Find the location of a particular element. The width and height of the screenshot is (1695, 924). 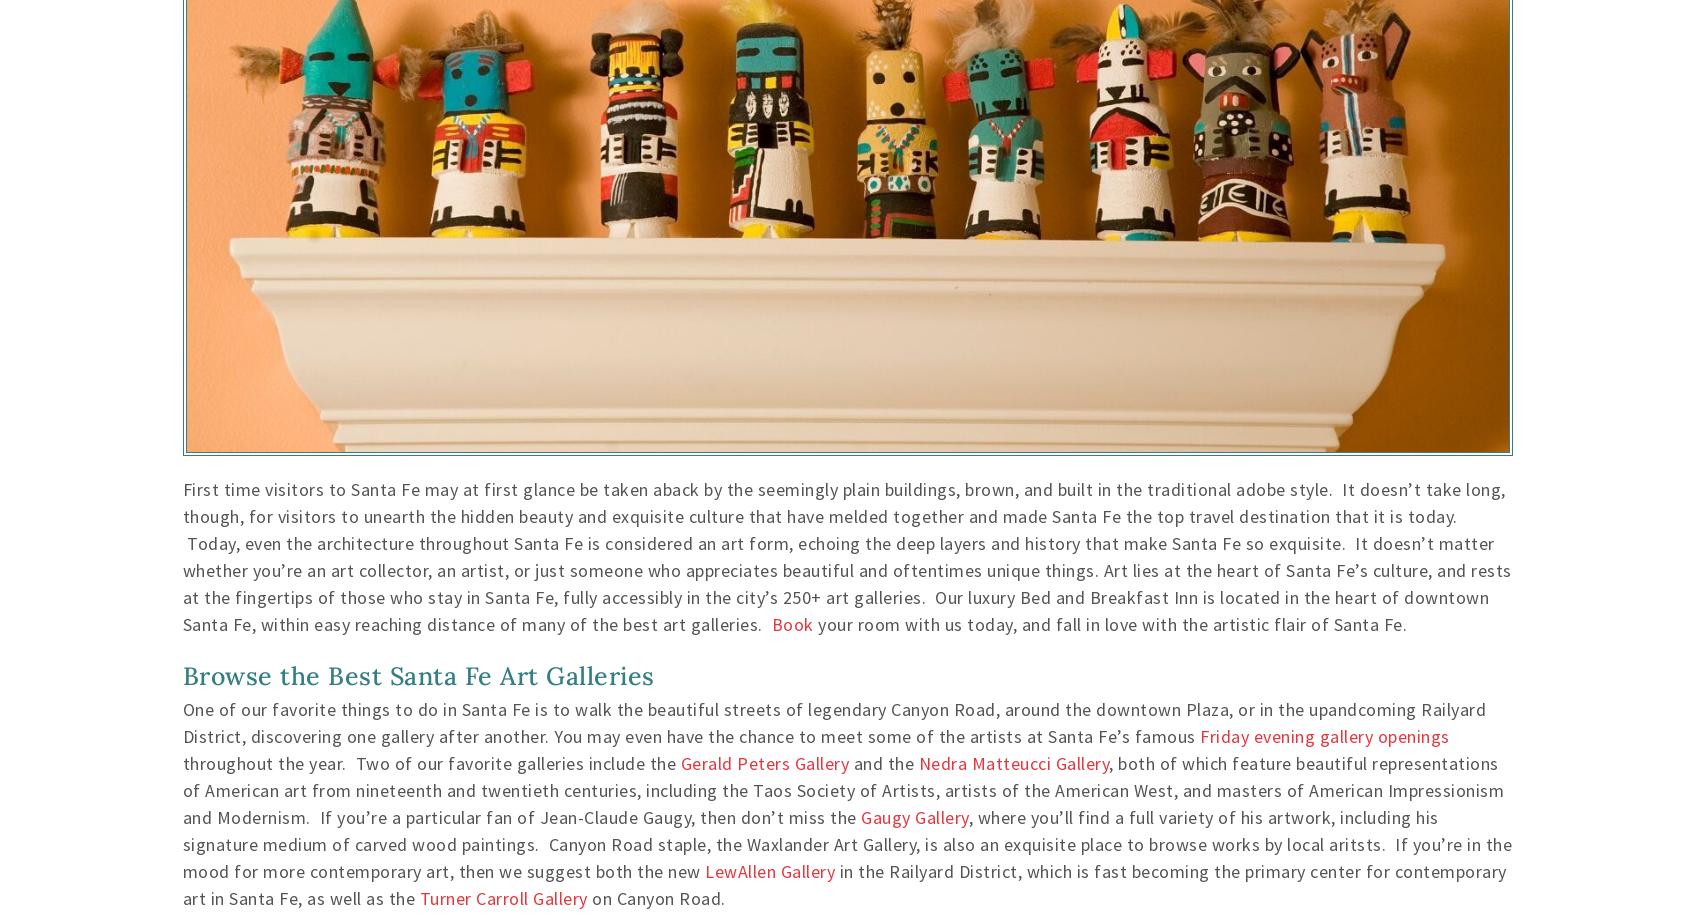

'Book' is located at coordinates (792, 624).